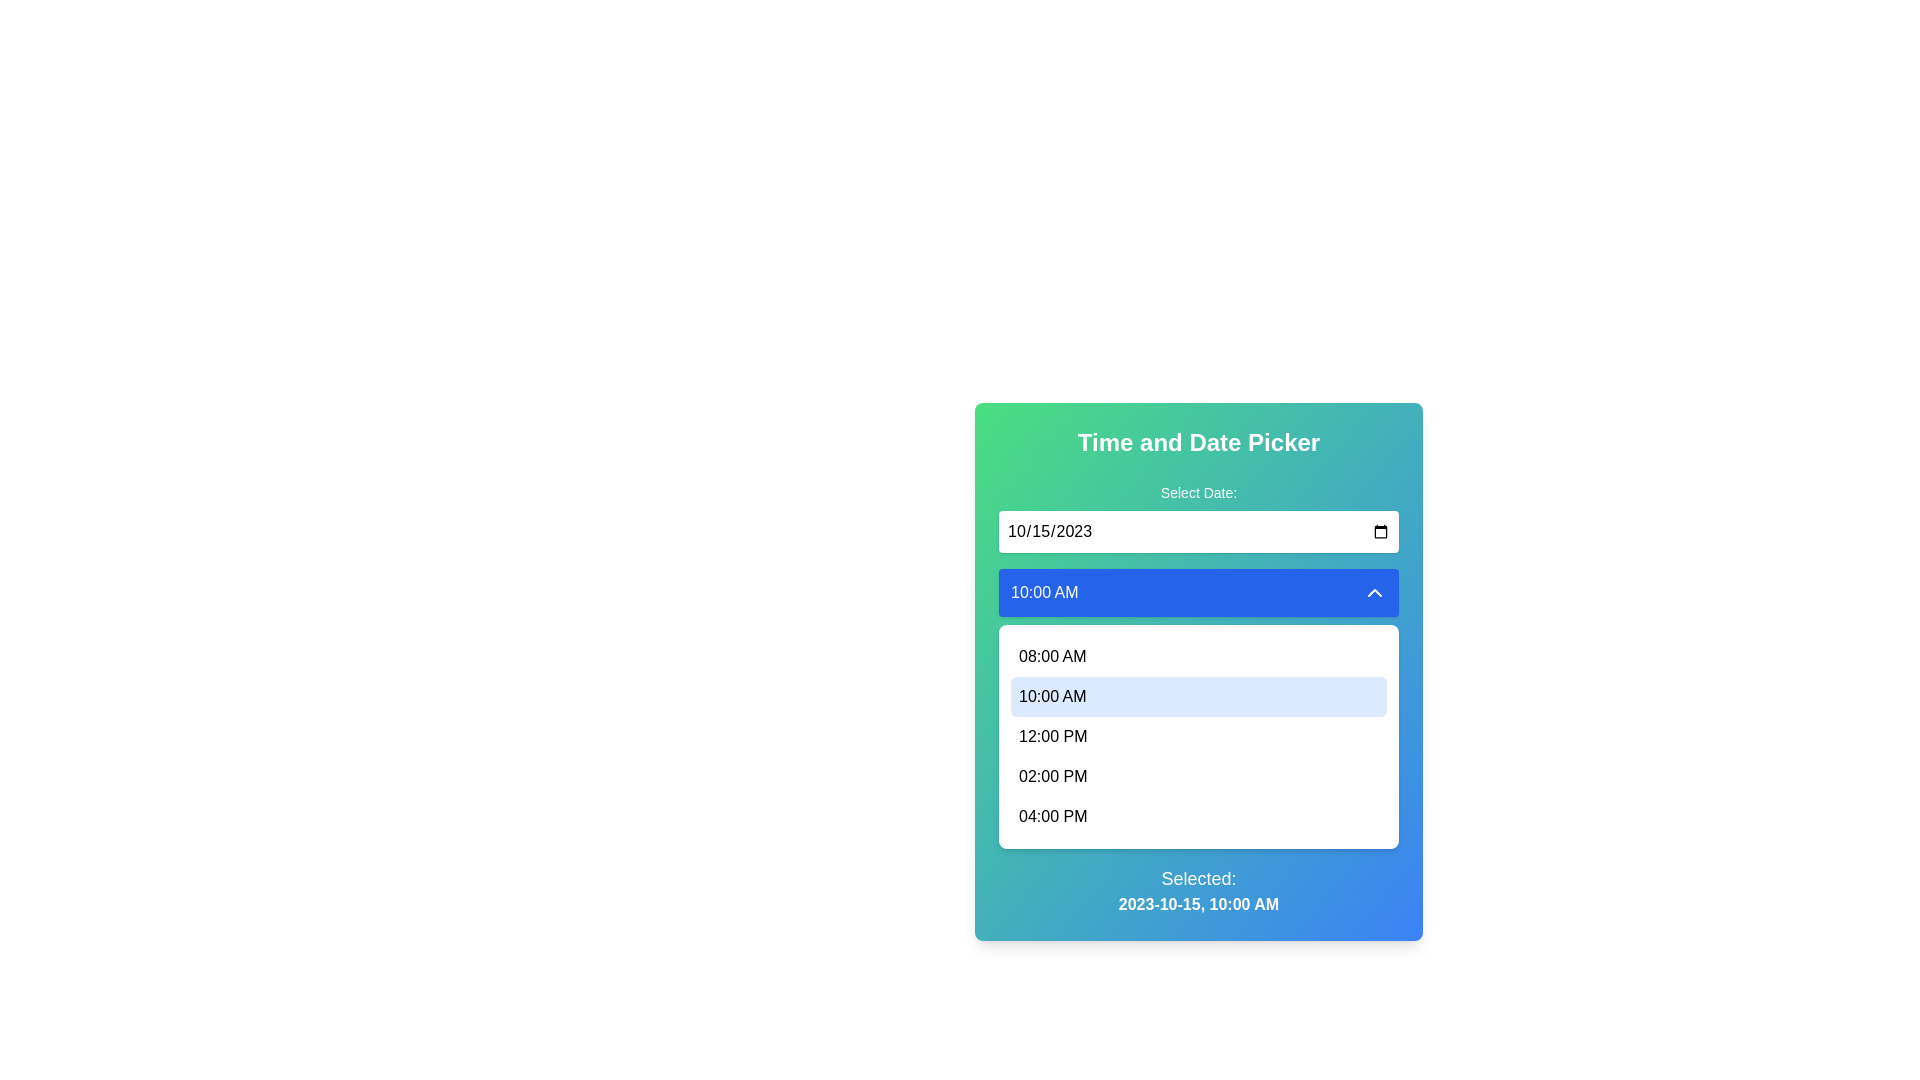 The width and height of the screenshot is (1920, 1080). What do you see at coordinates (1199, 817) in the screenshot?
I see `to select the time option '04:00 PM' from the dropdown menu, which is the last item in the vertical list` at bounding box center [1199, 817].